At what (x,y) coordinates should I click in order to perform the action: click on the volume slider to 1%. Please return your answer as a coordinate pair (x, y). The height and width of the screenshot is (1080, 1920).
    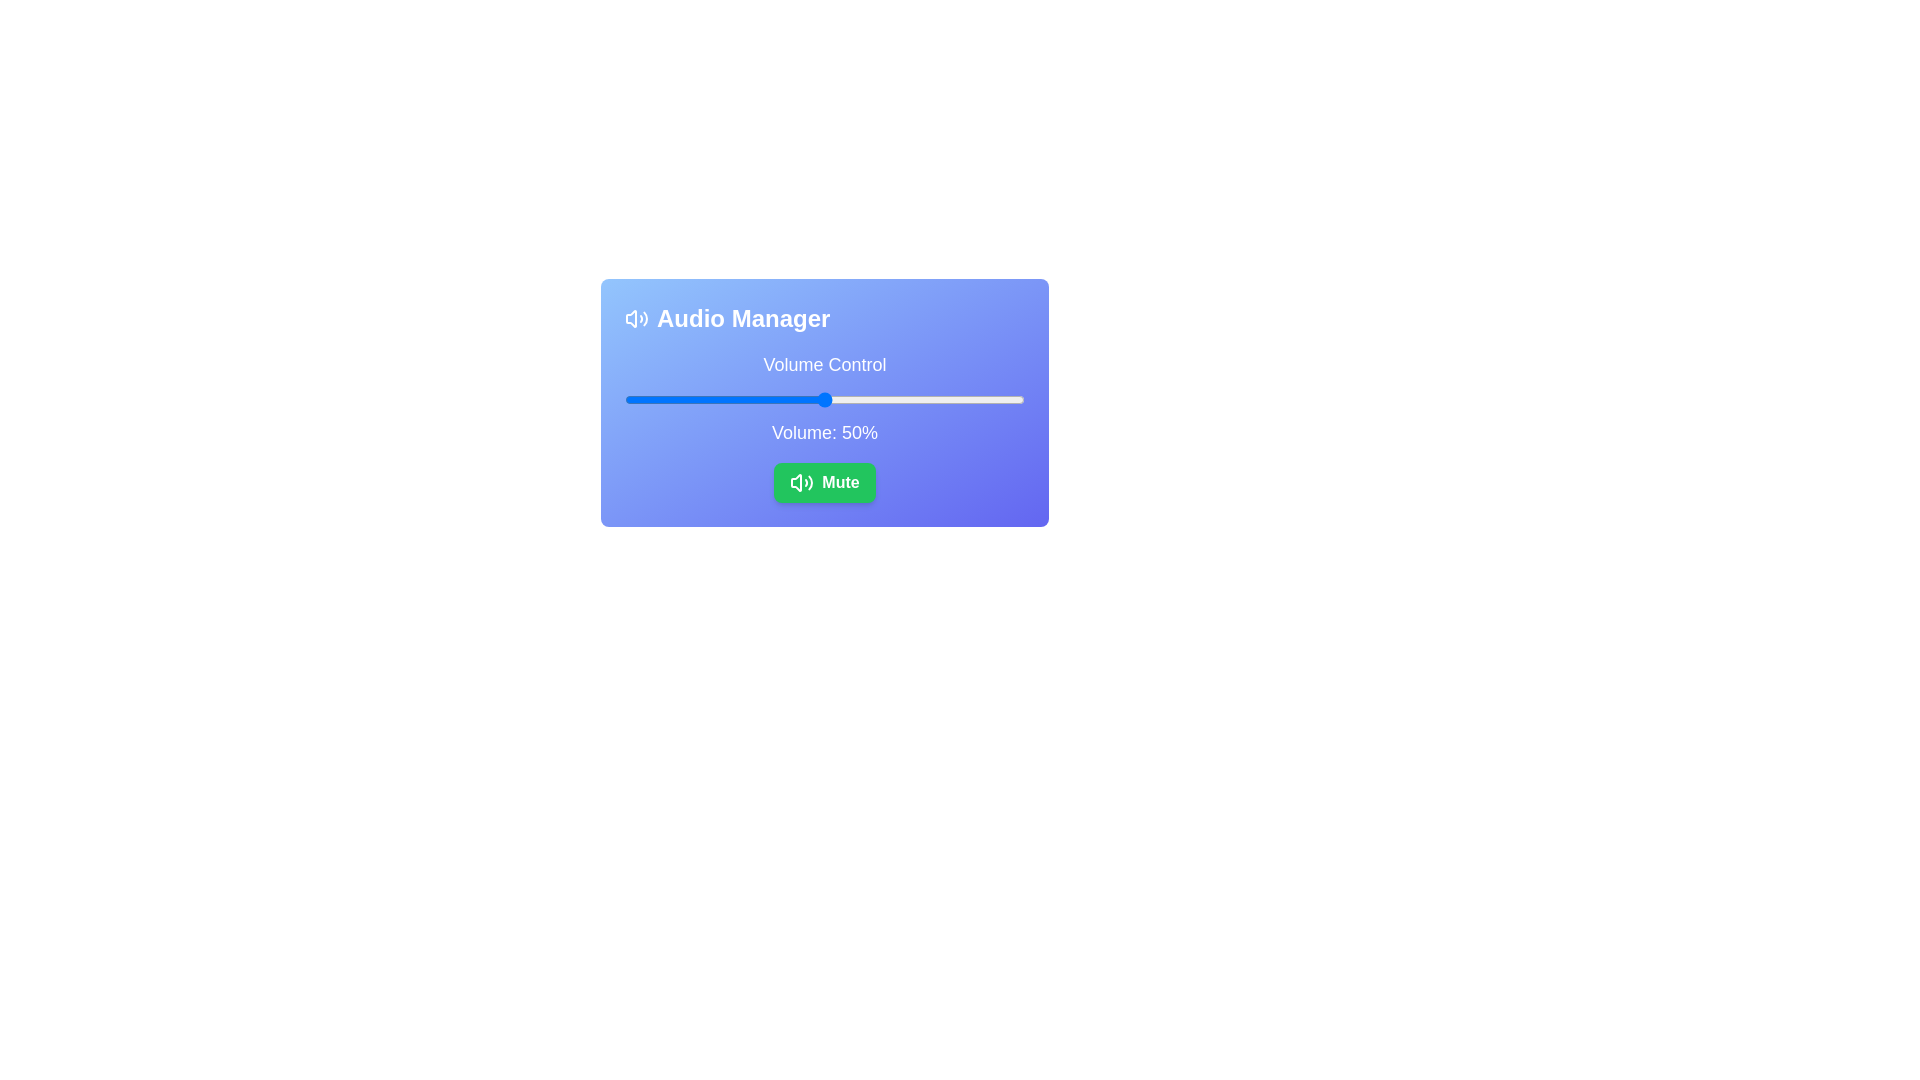
    Looking at the image, I should click on (627, 400).